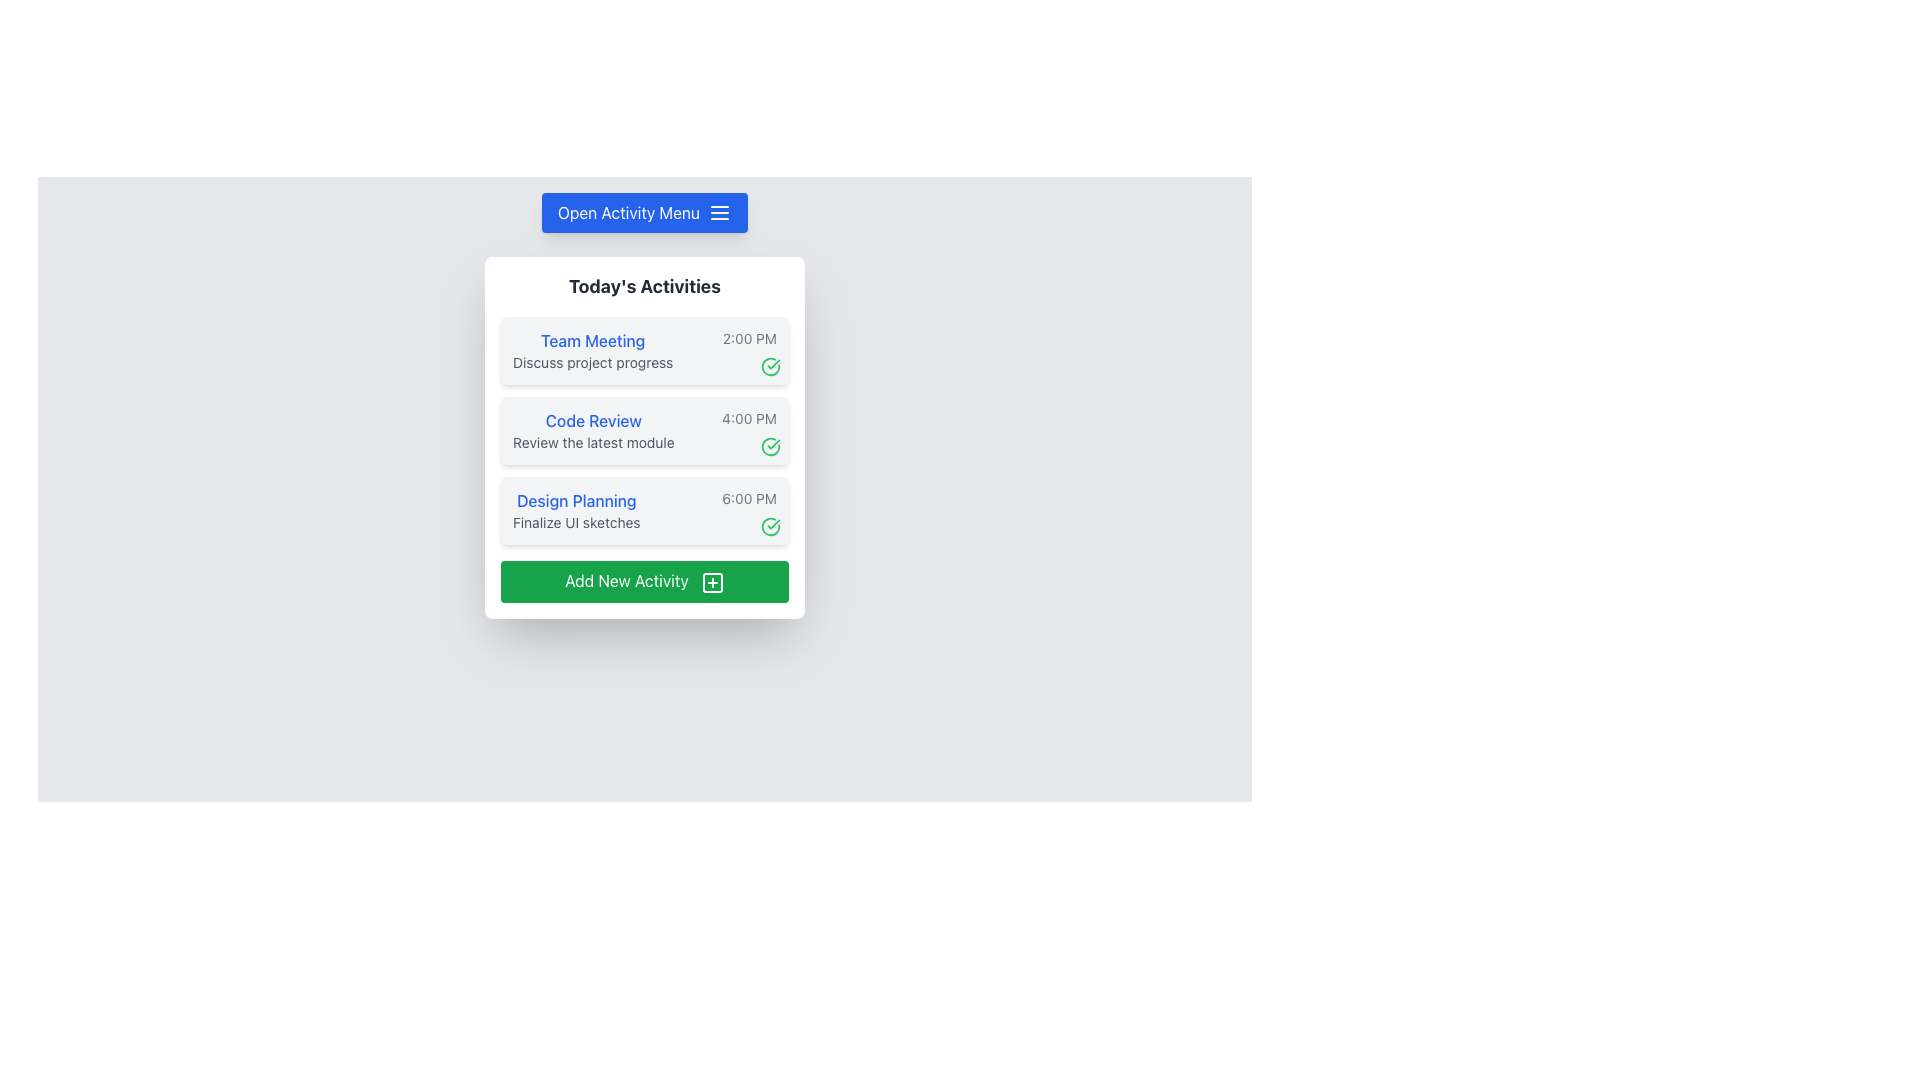 This screenshot has height=1080, width=1920. I want to click on activity details from the Text Block located at the top of the 'Today's Activities' list, above the 'Code Review' item, so click(644, 350).